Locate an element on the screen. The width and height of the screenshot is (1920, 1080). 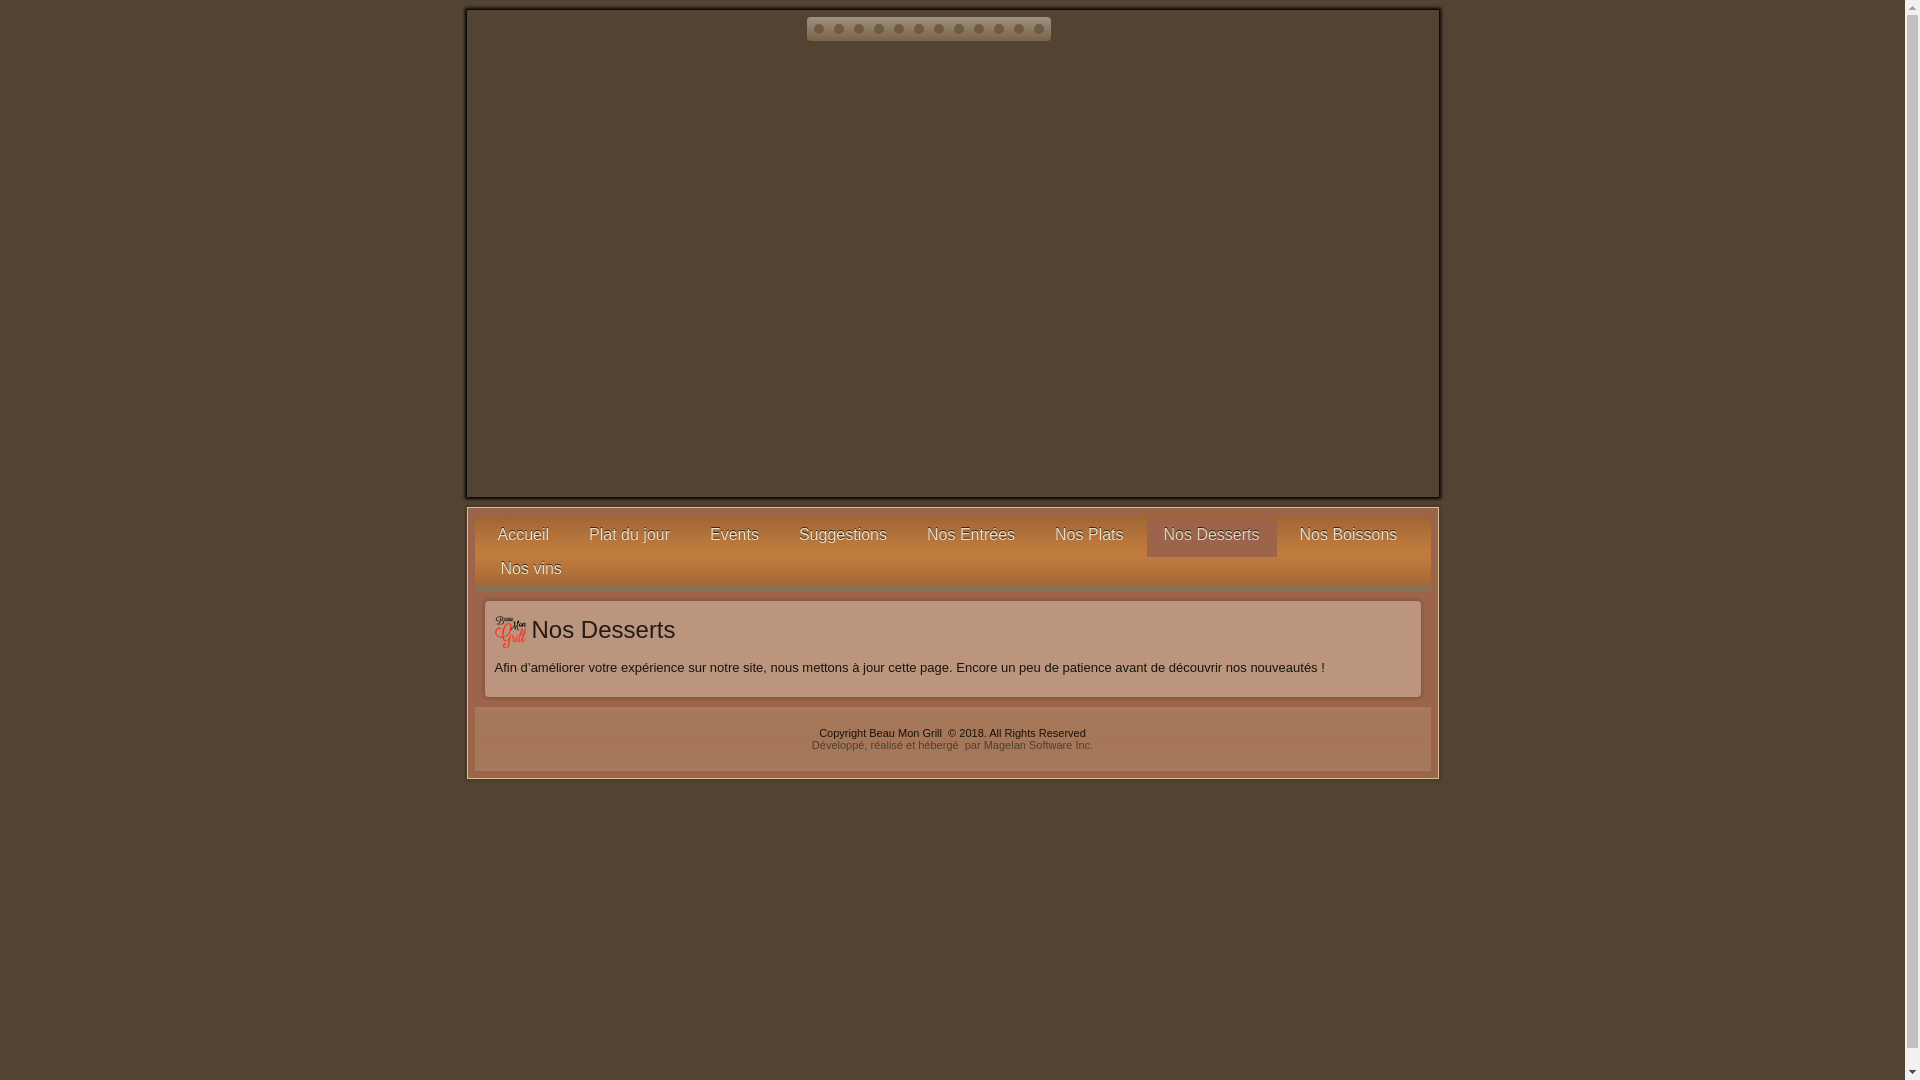
'Nos vins' is located at coordinates (531, 569).